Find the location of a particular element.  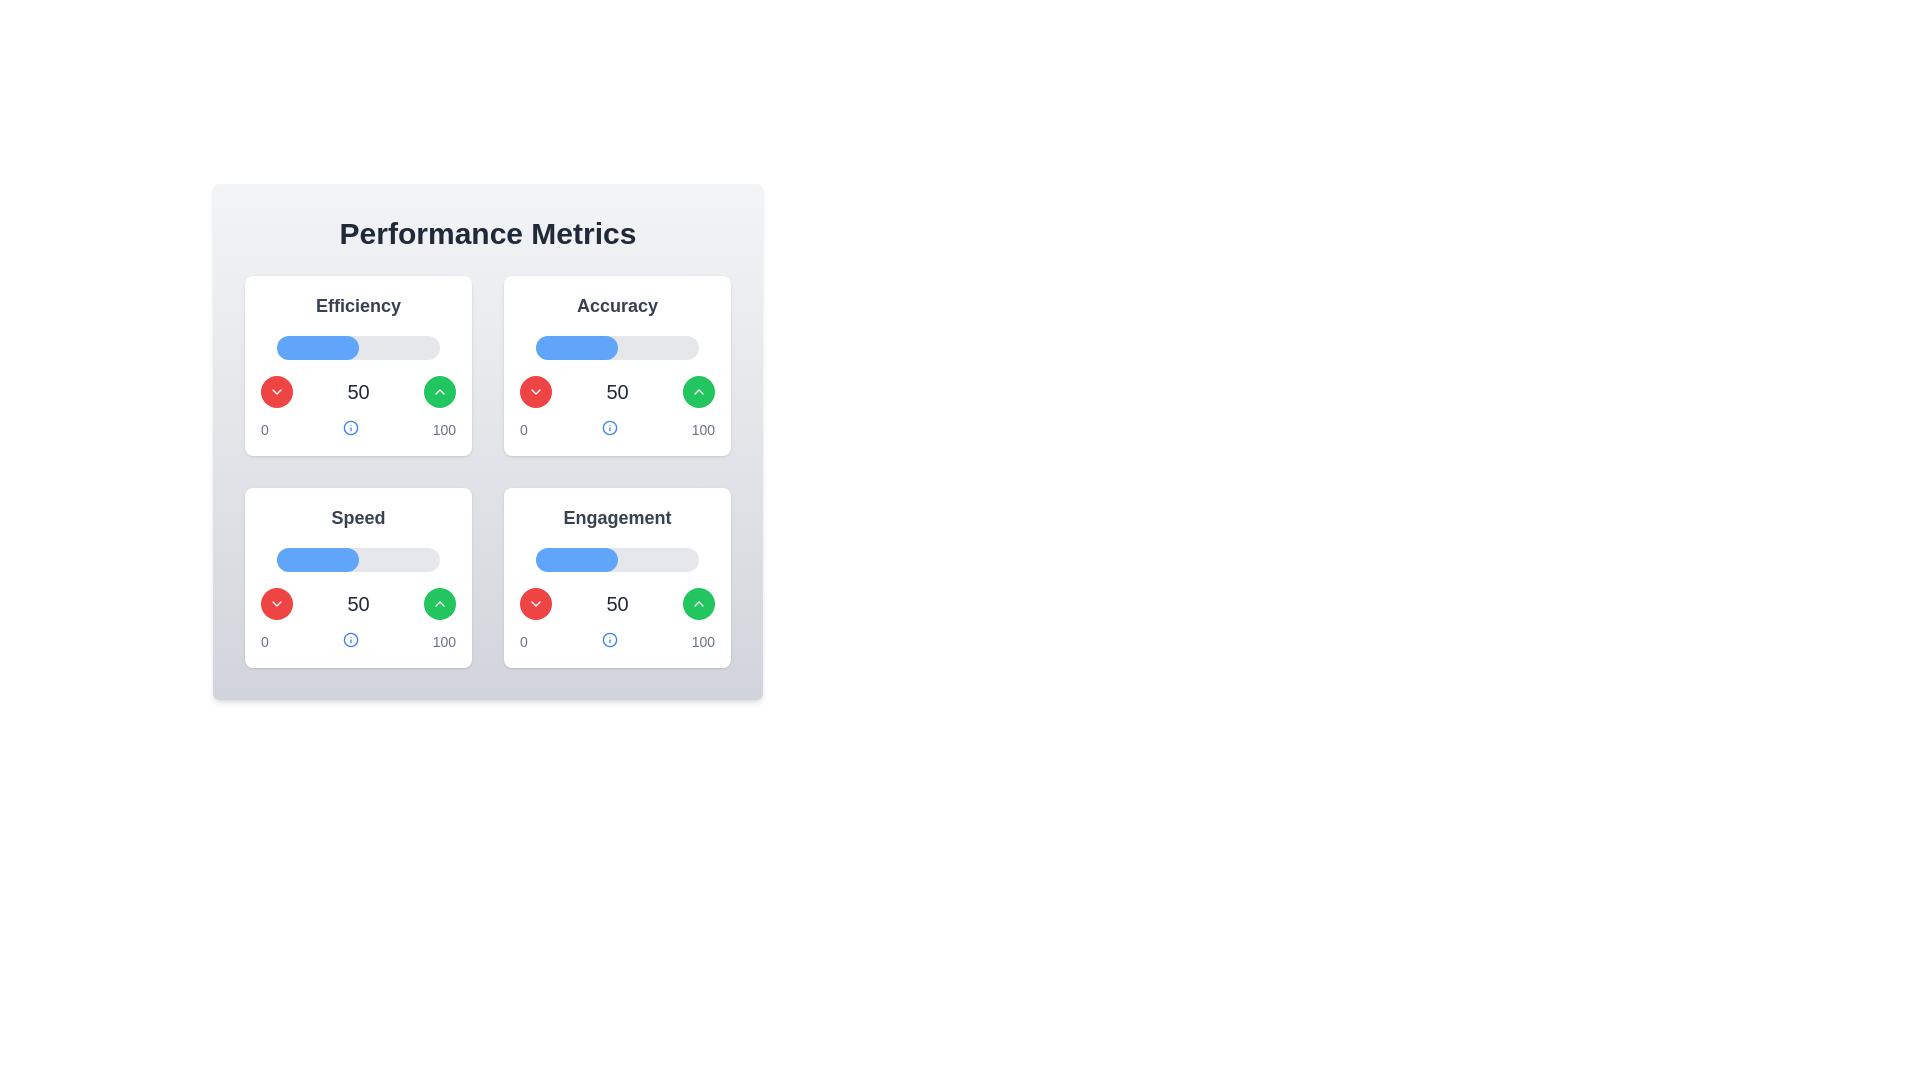

number displayed in the Text label showing '50' within the Efficiency card, which is centered between the red down arrow button and the green up arrow button is located at coordinates (358, 392).